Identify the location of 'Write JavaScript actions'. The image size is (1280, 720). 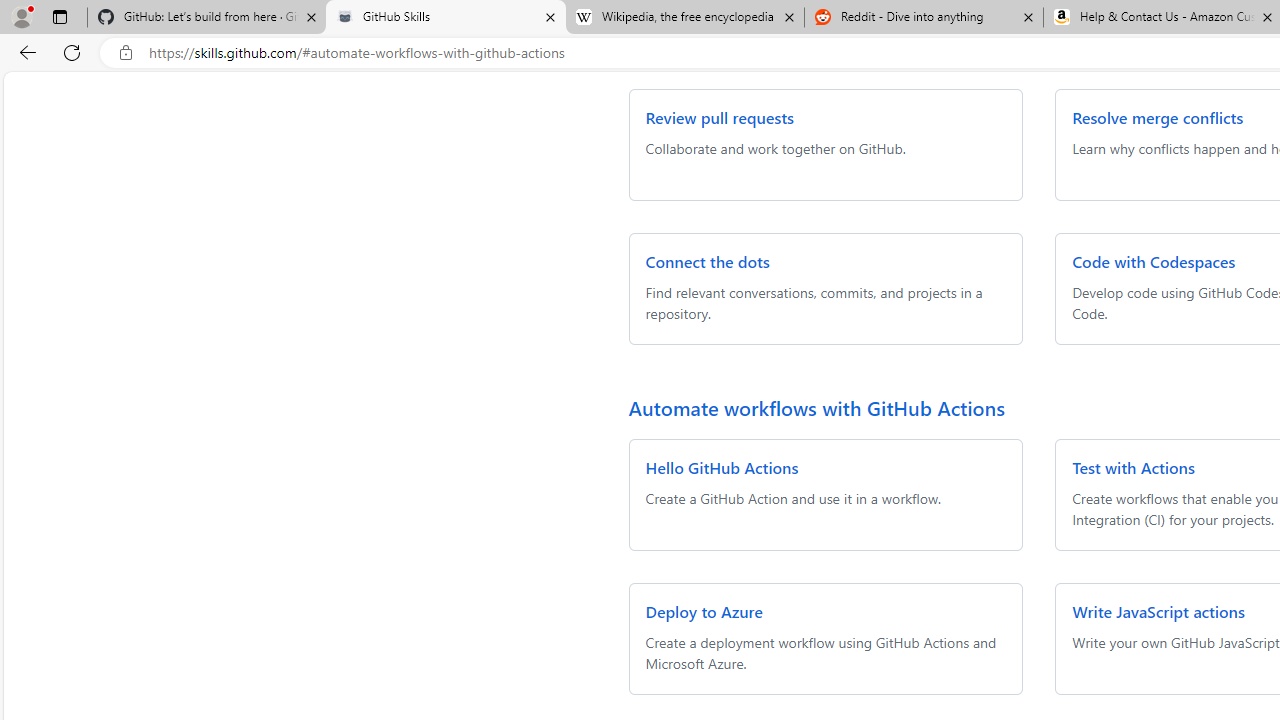
(1159, 610).